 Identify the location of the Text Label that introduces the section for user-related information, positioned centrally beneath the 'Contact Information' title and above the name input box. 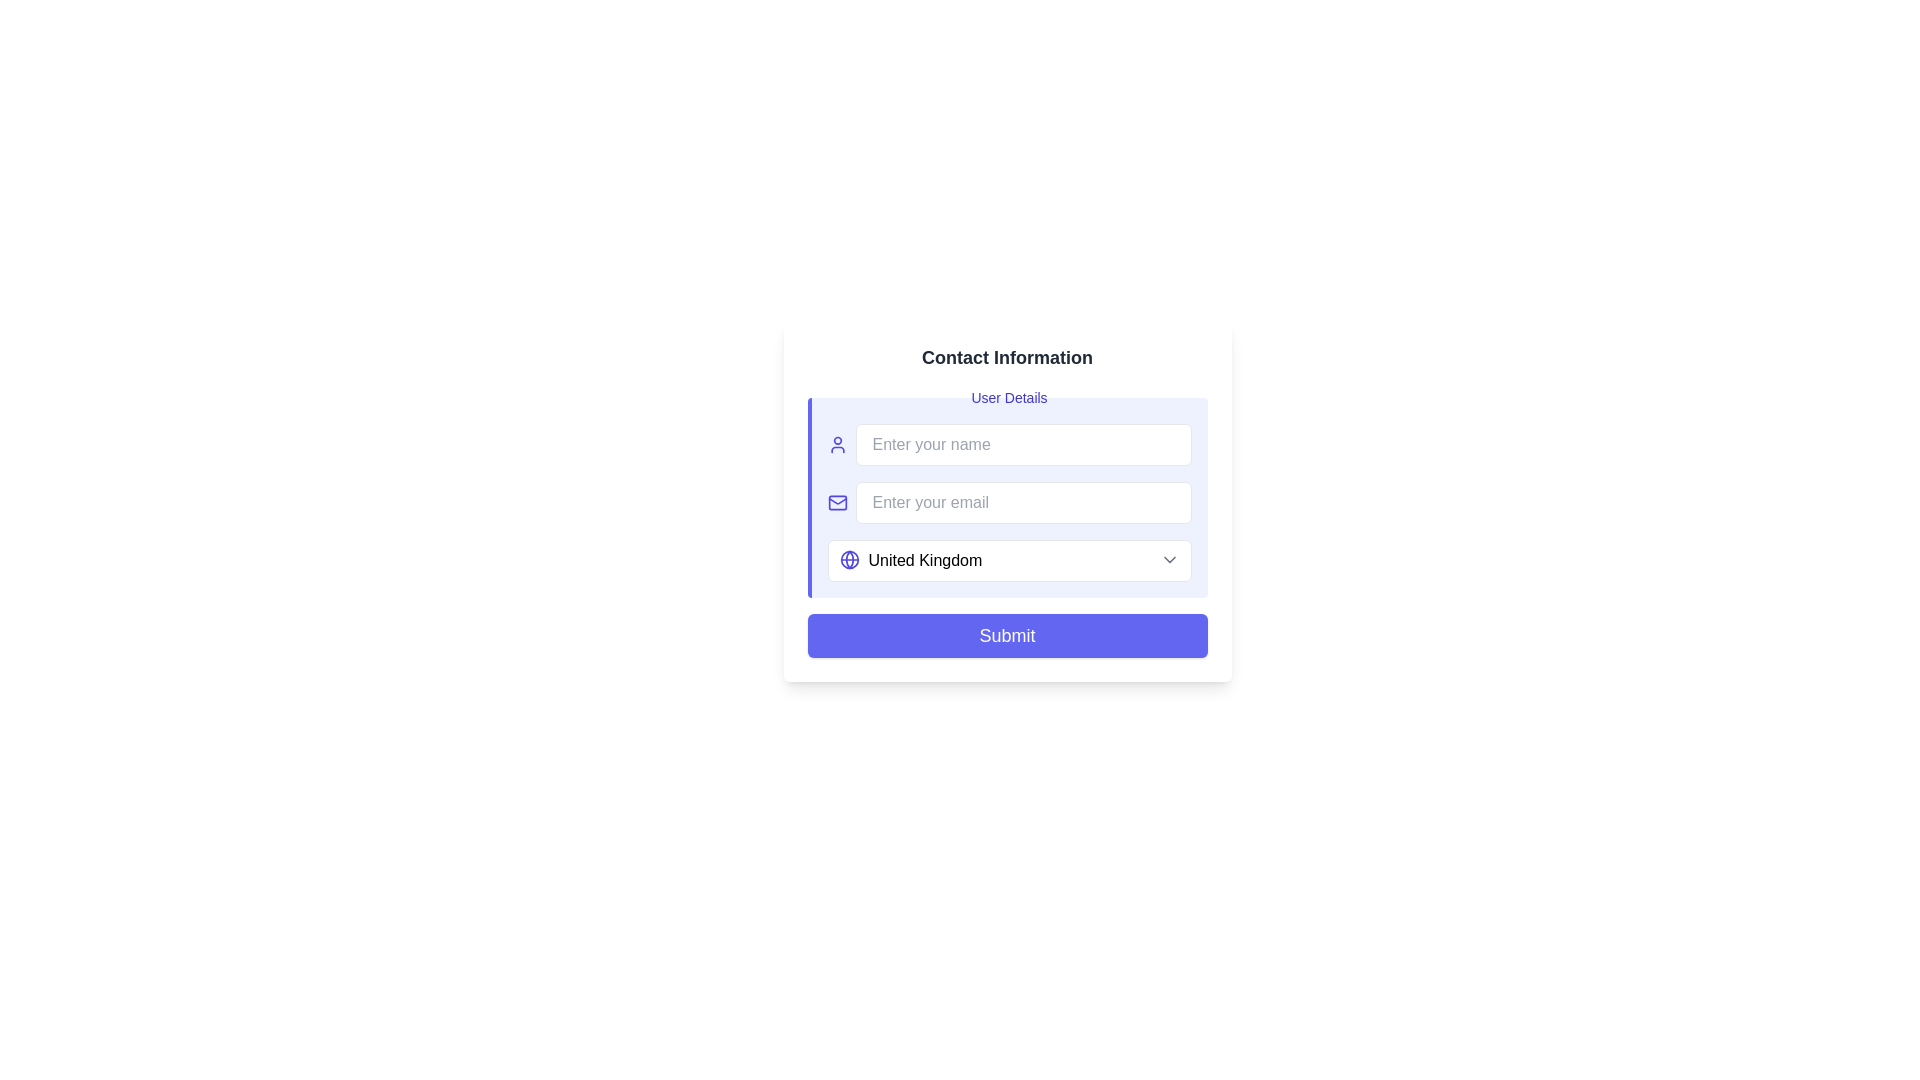
(1009, 397).